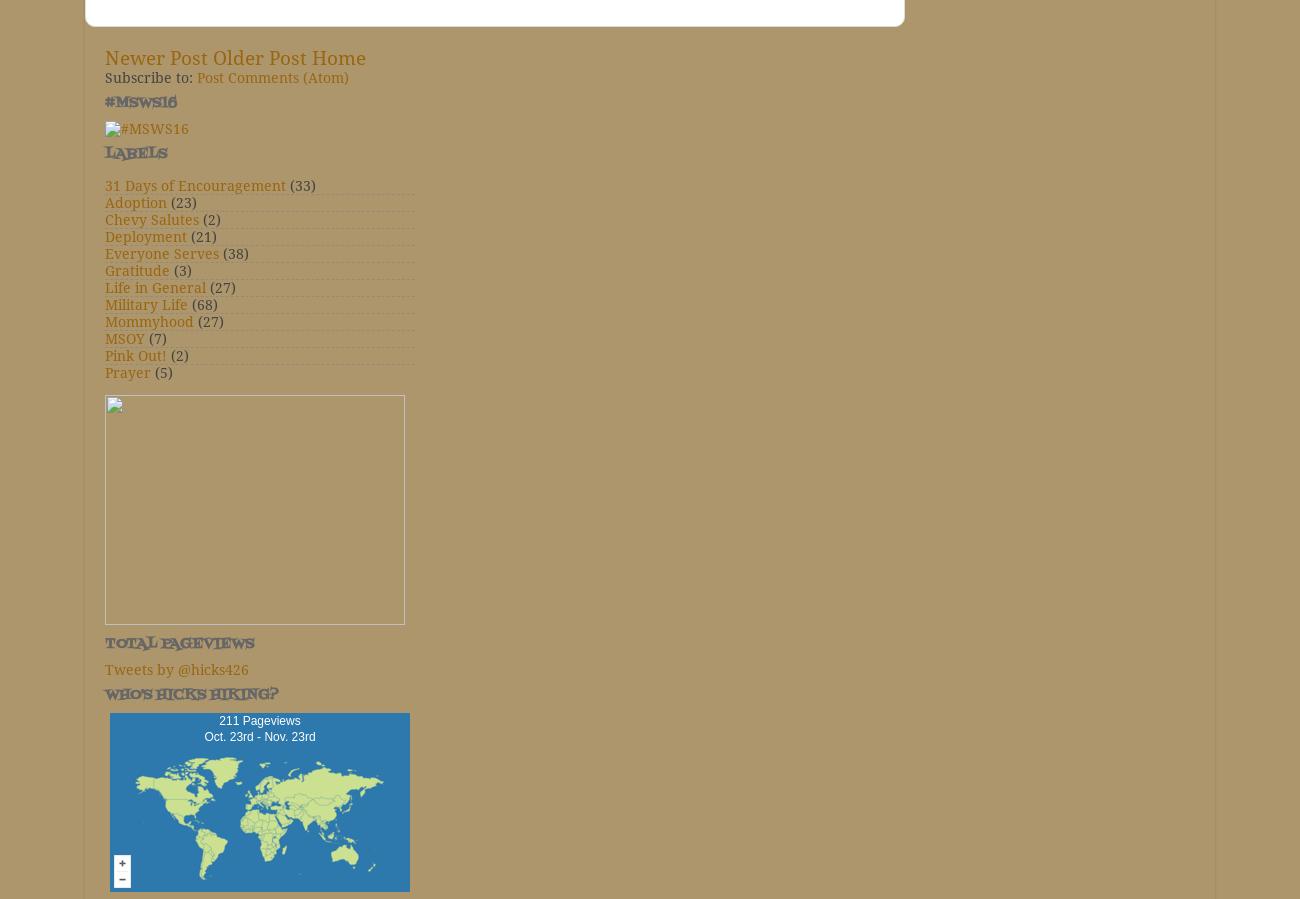 This screenshot has height=899, width=1300. What do you see at coordinates (258, 735) in the screenshot?
I see `'Oct. 23rd - Nov. 23rd'` at bounding box center [258, 735].